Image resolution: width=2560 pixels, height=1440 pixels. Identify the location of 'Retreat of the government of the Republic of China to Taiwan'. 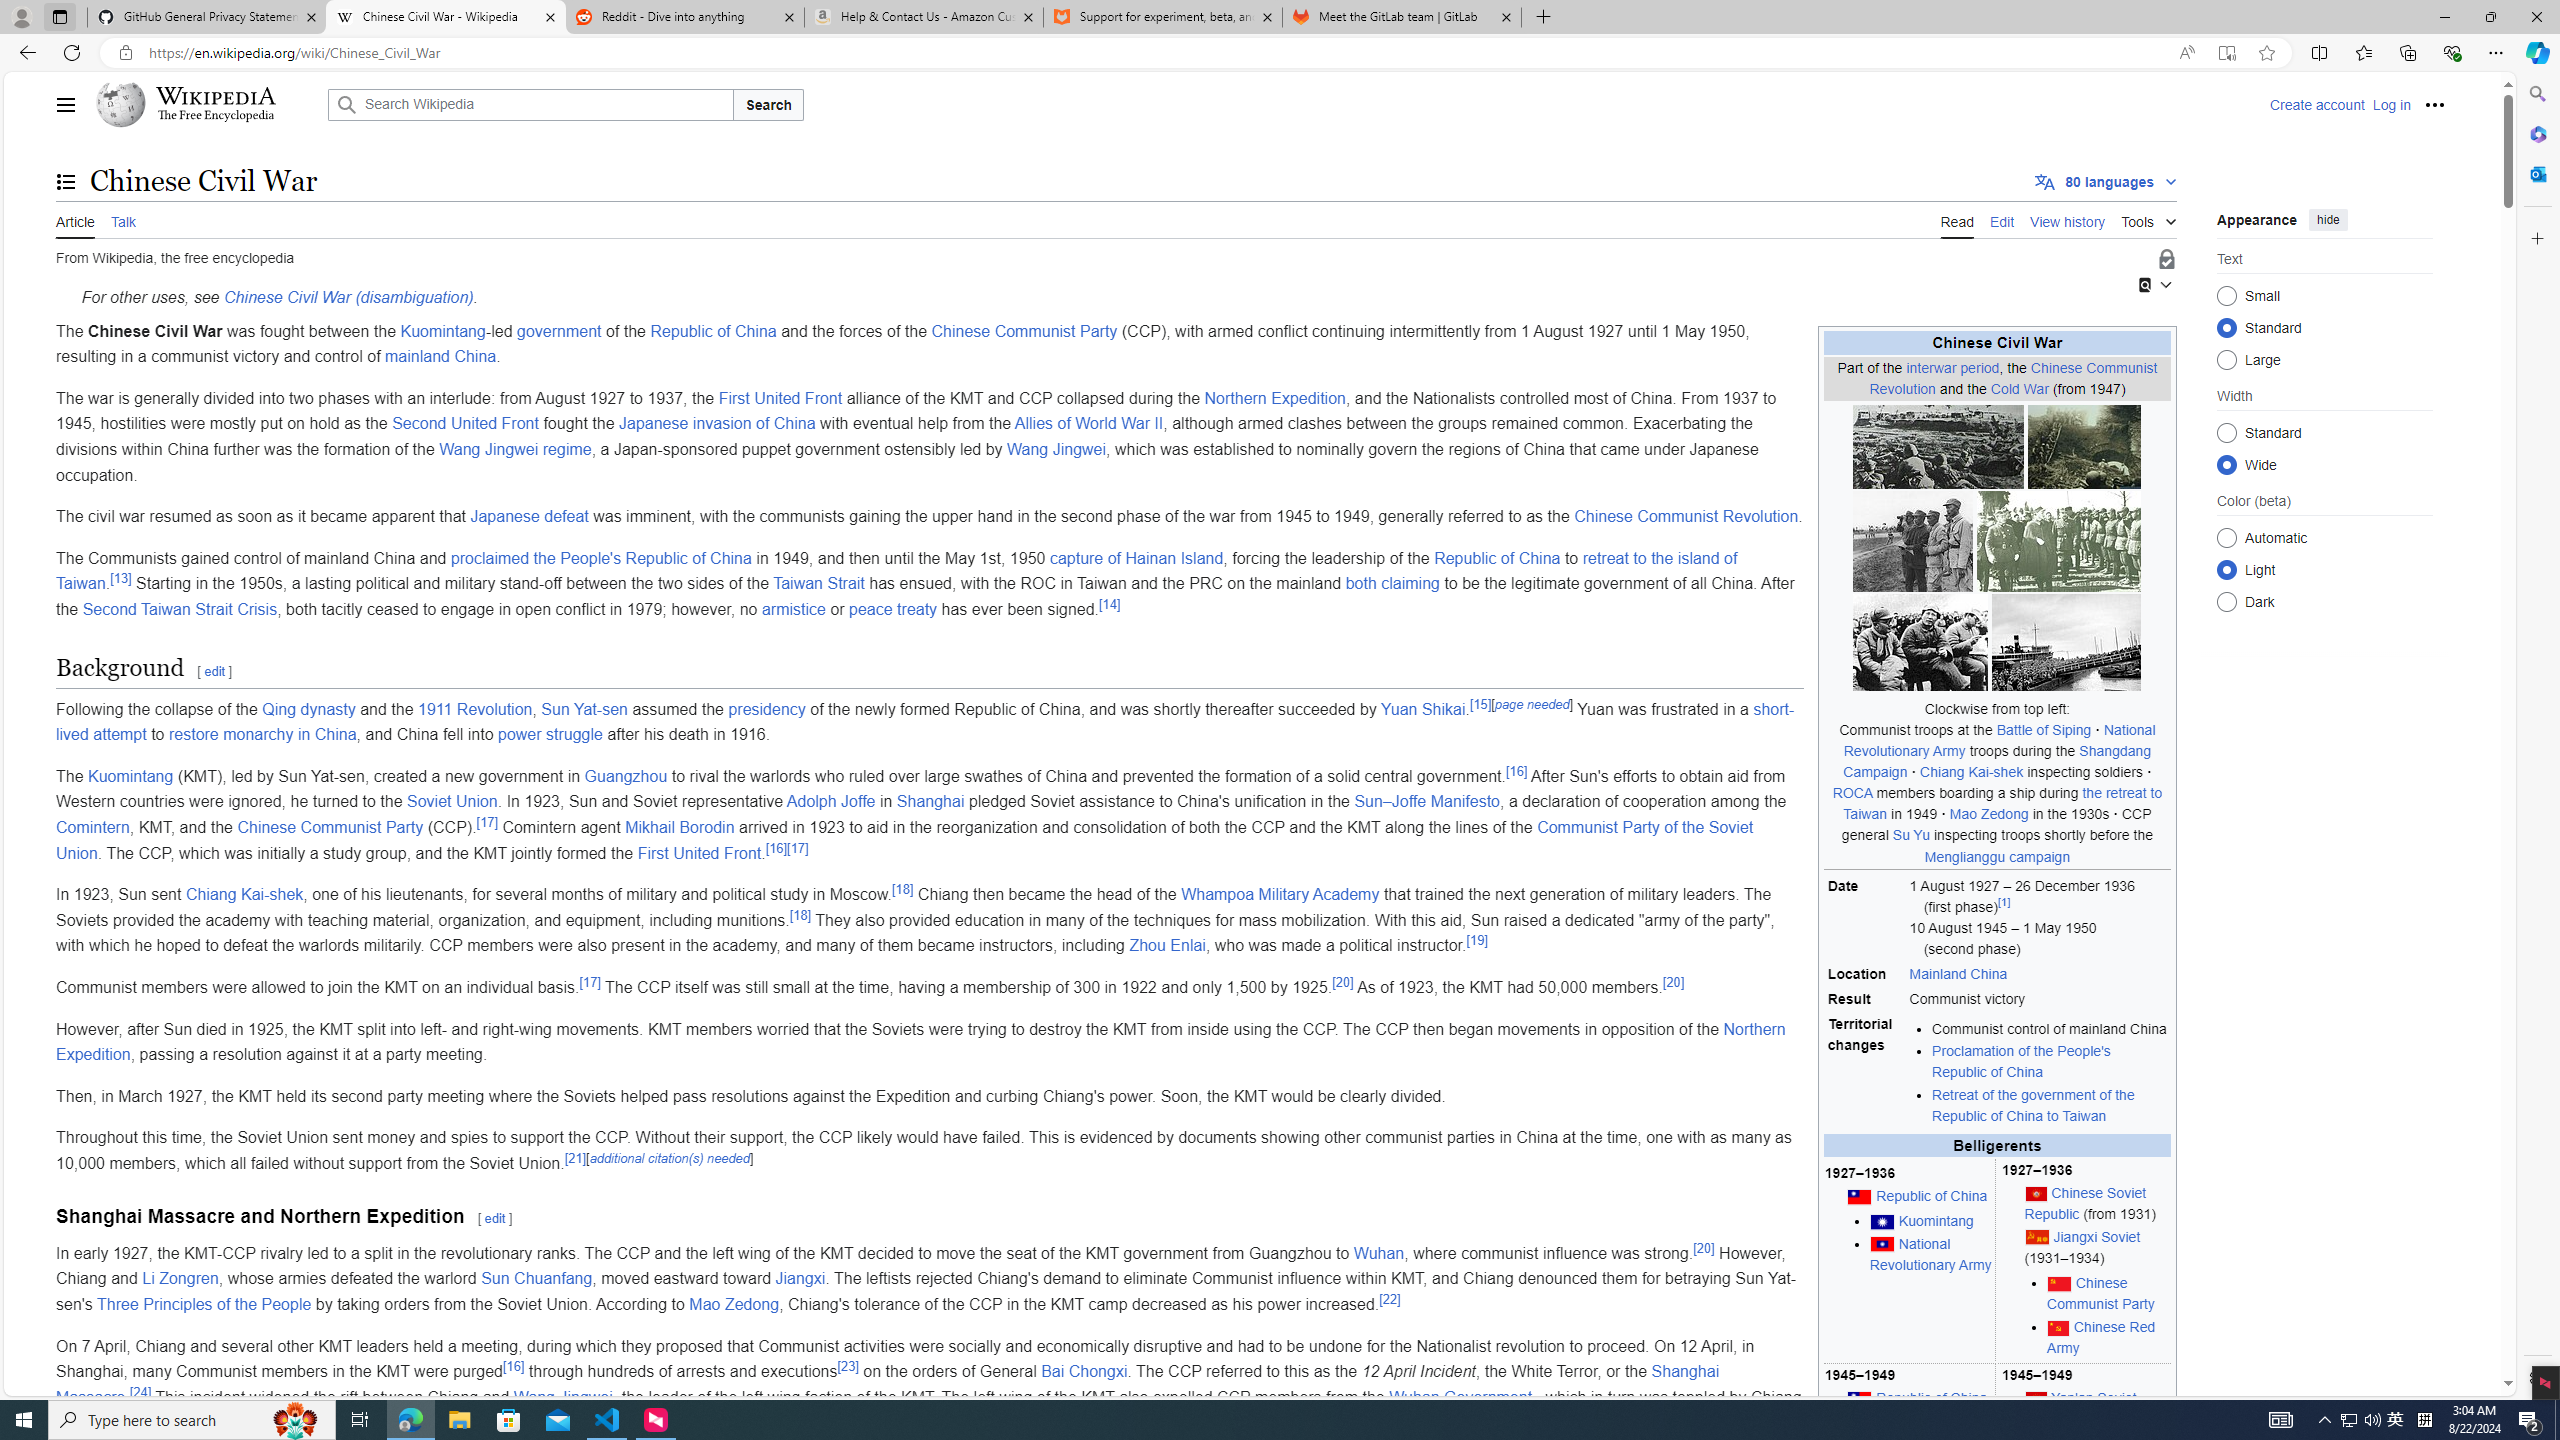
(2050, 1104).